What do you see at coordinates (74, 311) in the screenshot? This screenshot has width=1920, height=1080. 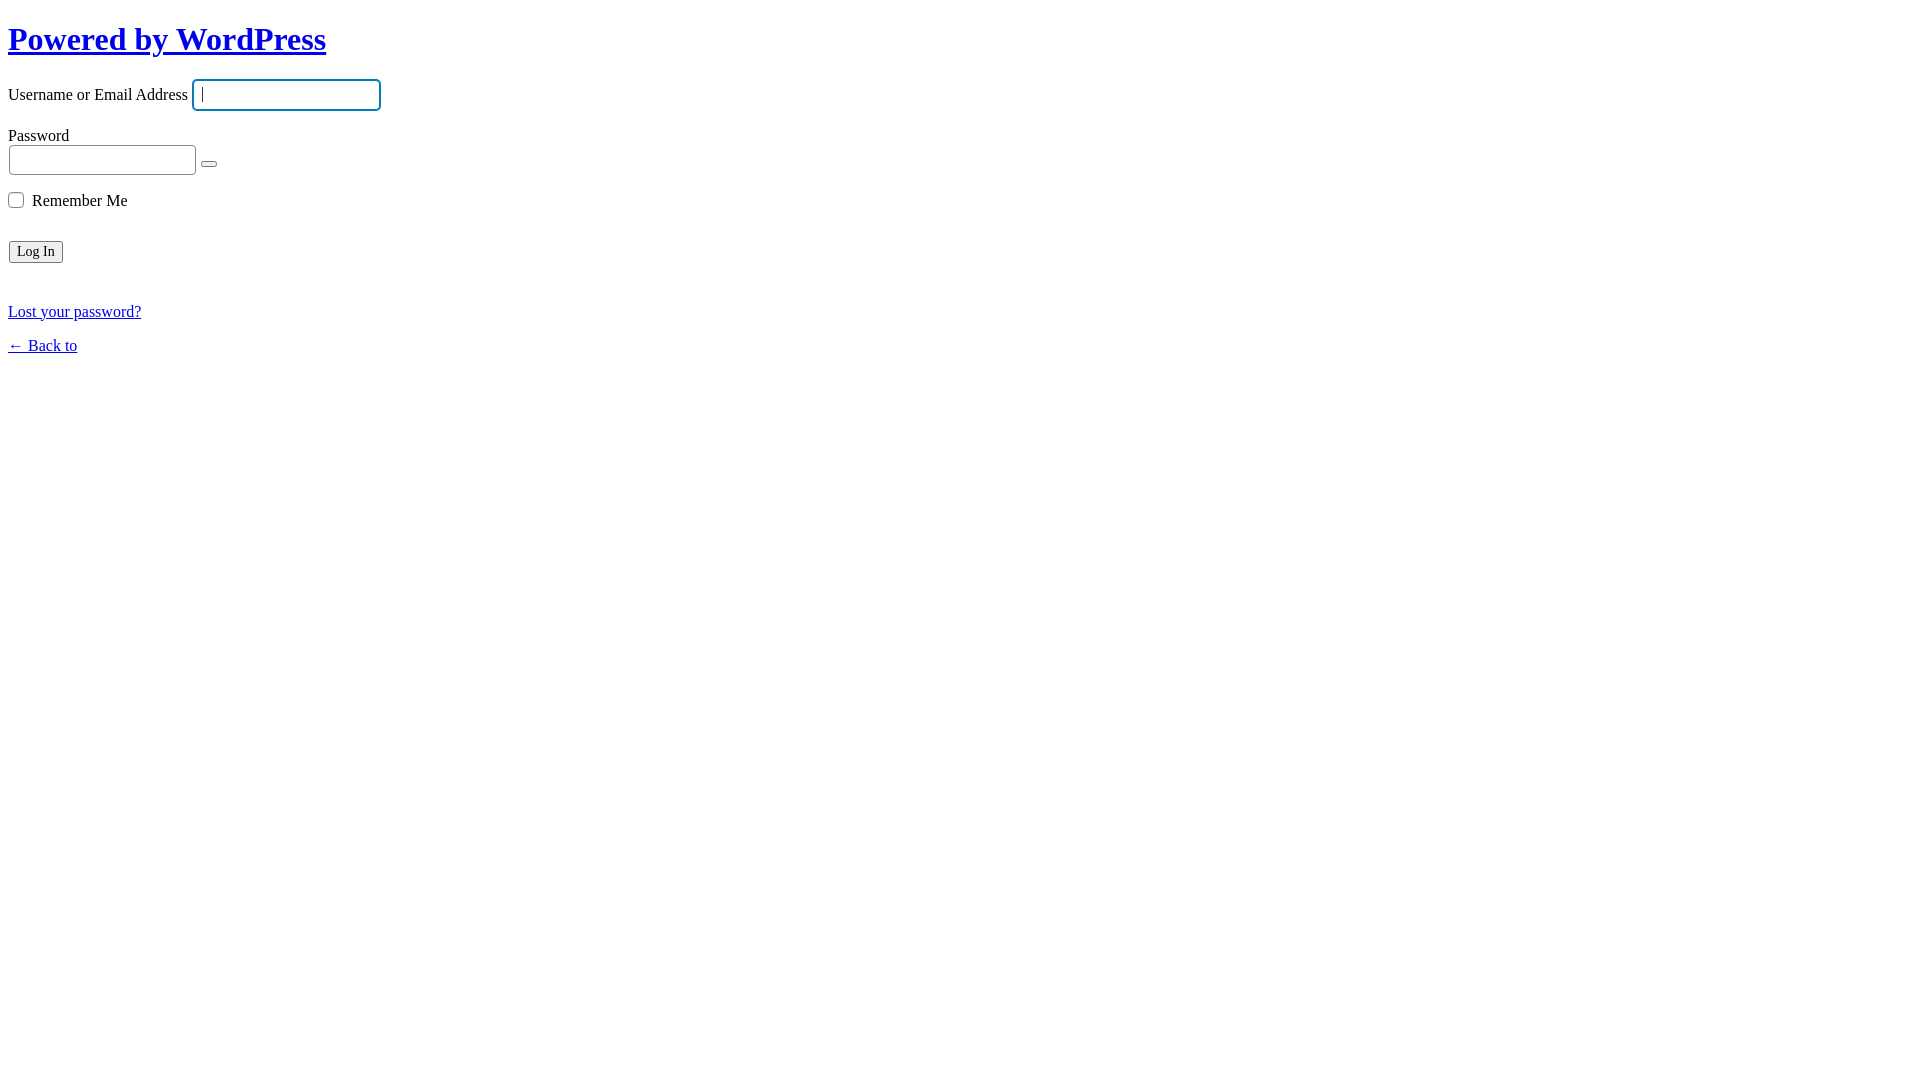 I see `'Lost your password?'` at bounding box center [74, 311].